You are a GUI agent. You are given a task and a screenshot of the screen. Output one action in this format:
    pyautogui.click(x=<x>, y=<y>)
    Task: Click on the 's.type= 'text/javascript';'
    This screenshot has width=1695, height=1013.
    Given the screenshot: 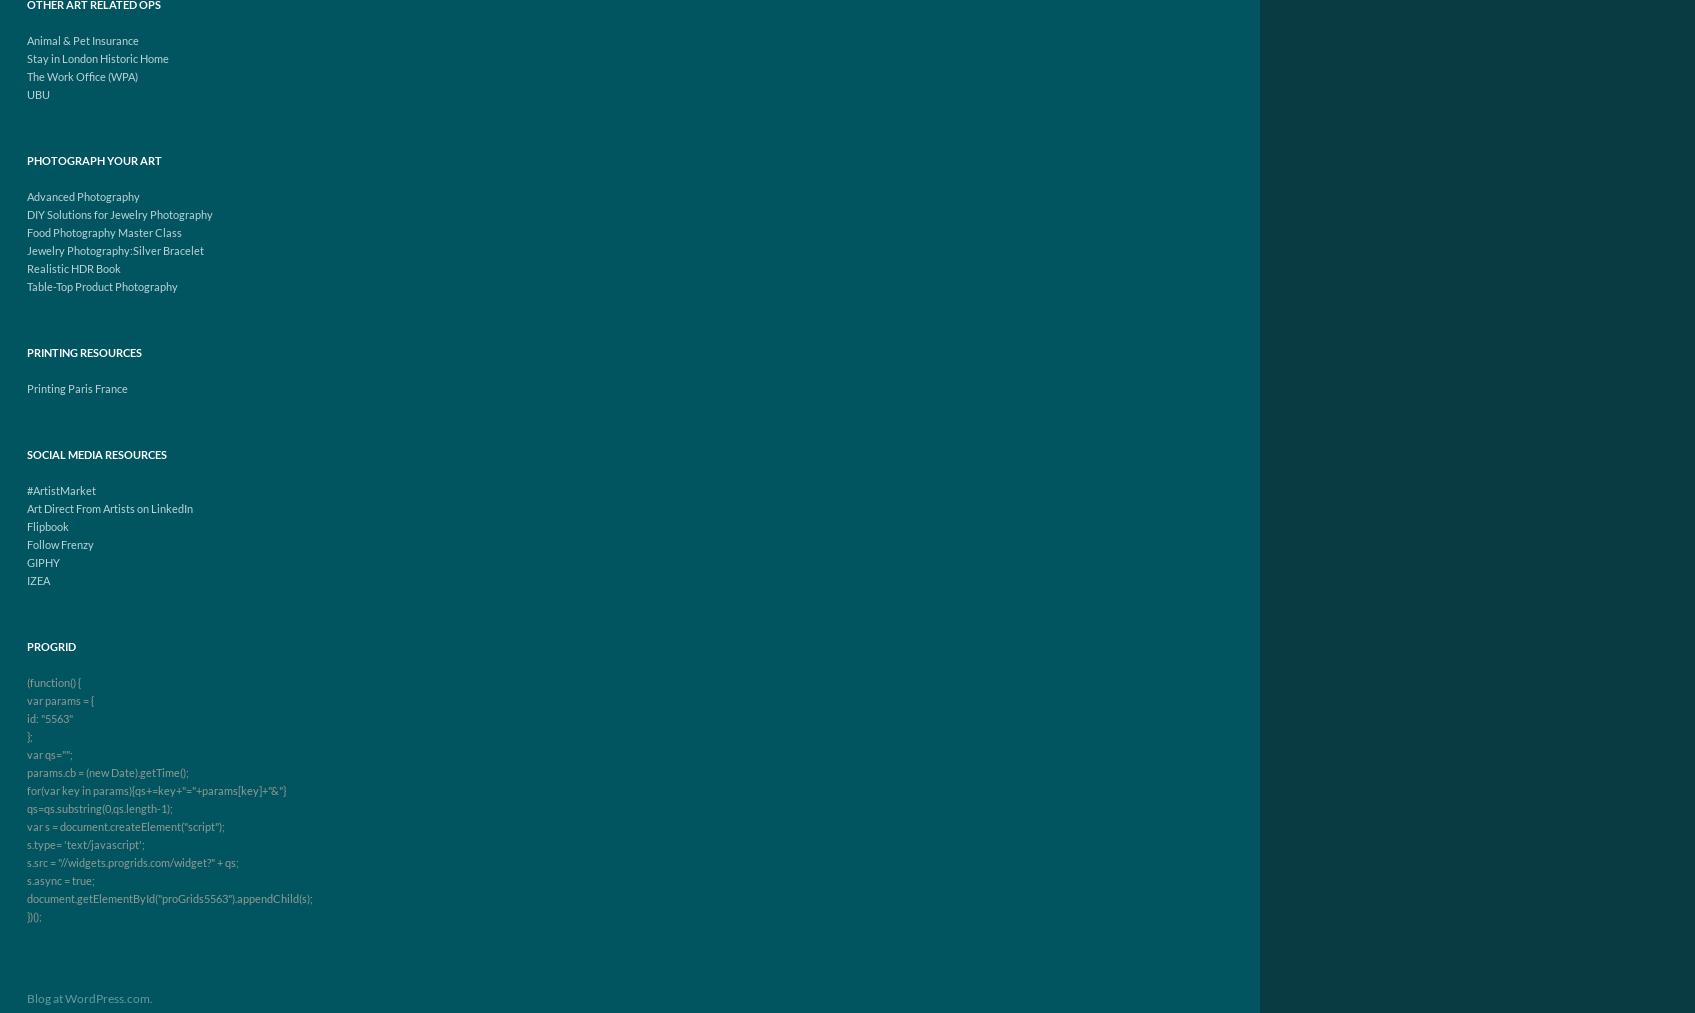 What is the action you would take?
    pyautogui.click(x=26, y=843)
    